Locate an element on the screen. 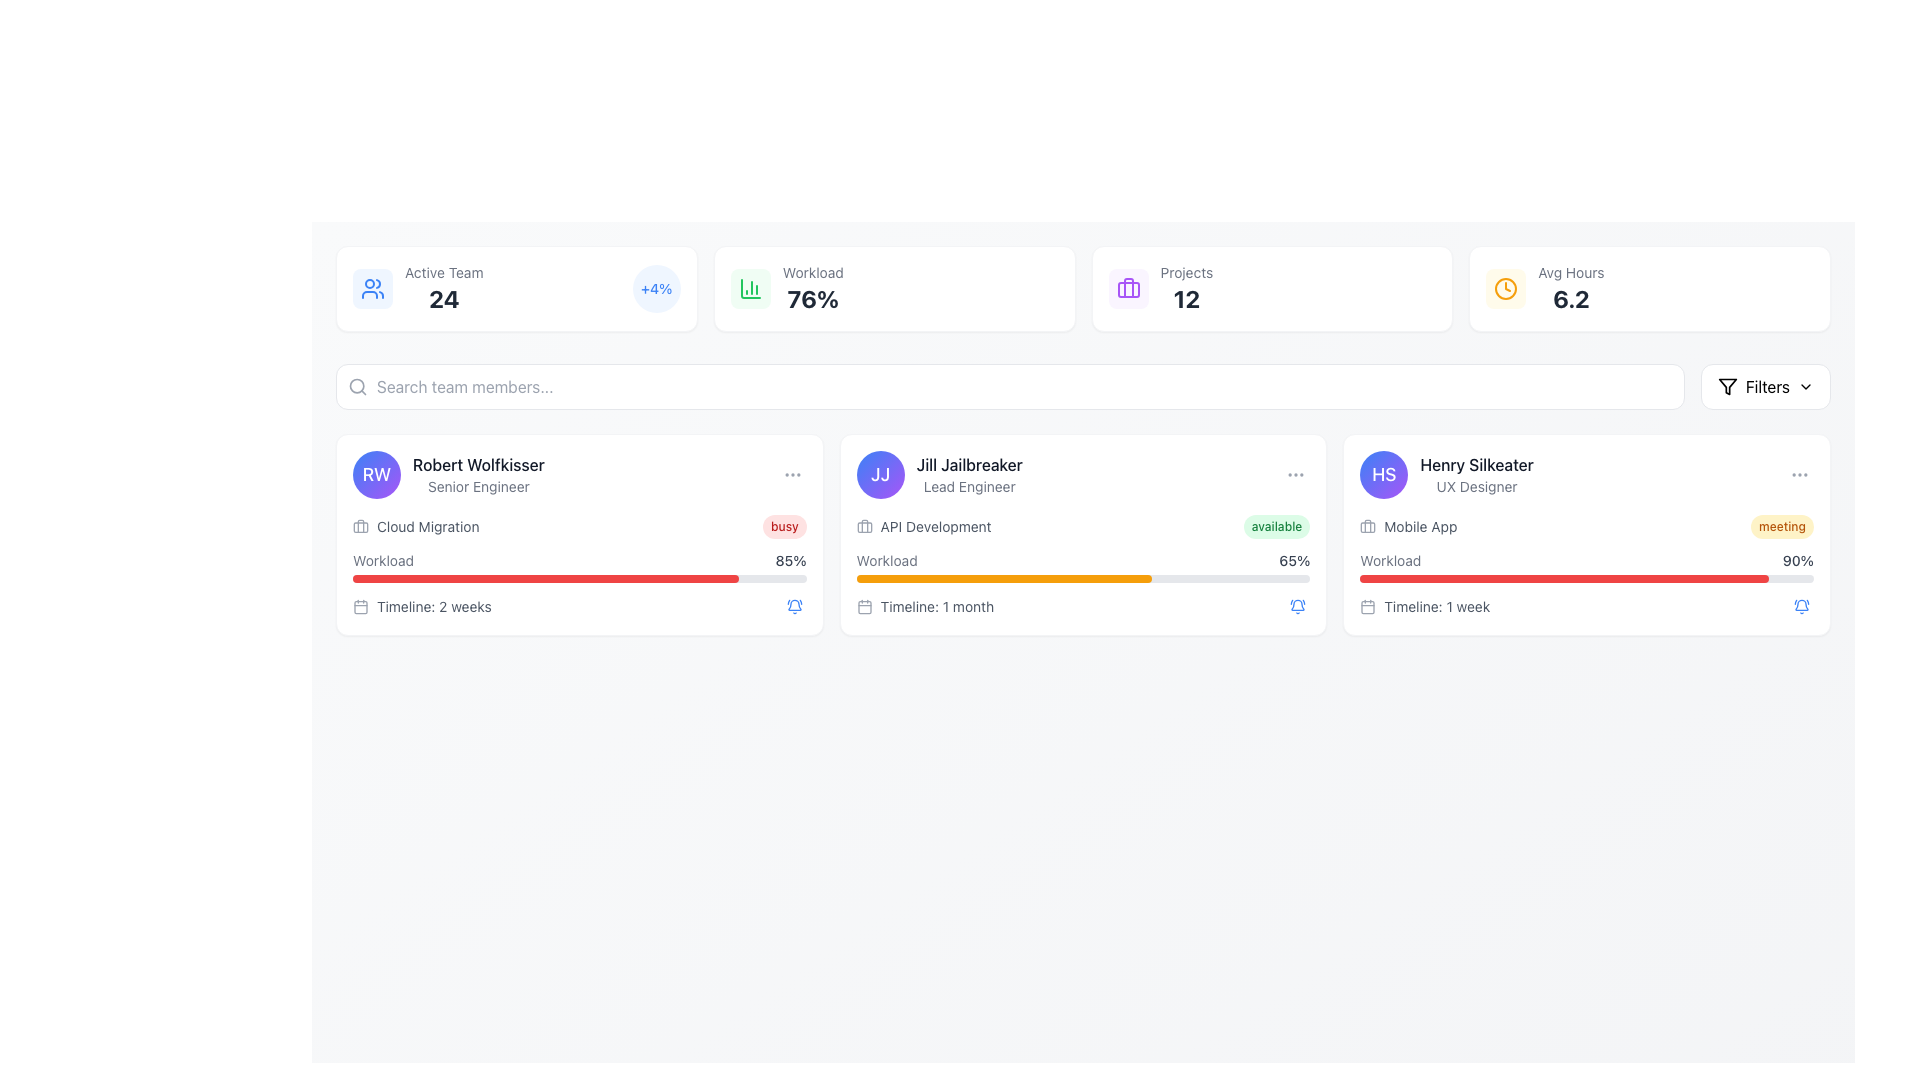 This screenshot has height=1080, width=1920. text from the 'Cloud Migration' label located in the first card of the UI layout, positioned under 'Robert Wolfkisser' and to the right of a briefcase icon is located at coordinates (427, 526).